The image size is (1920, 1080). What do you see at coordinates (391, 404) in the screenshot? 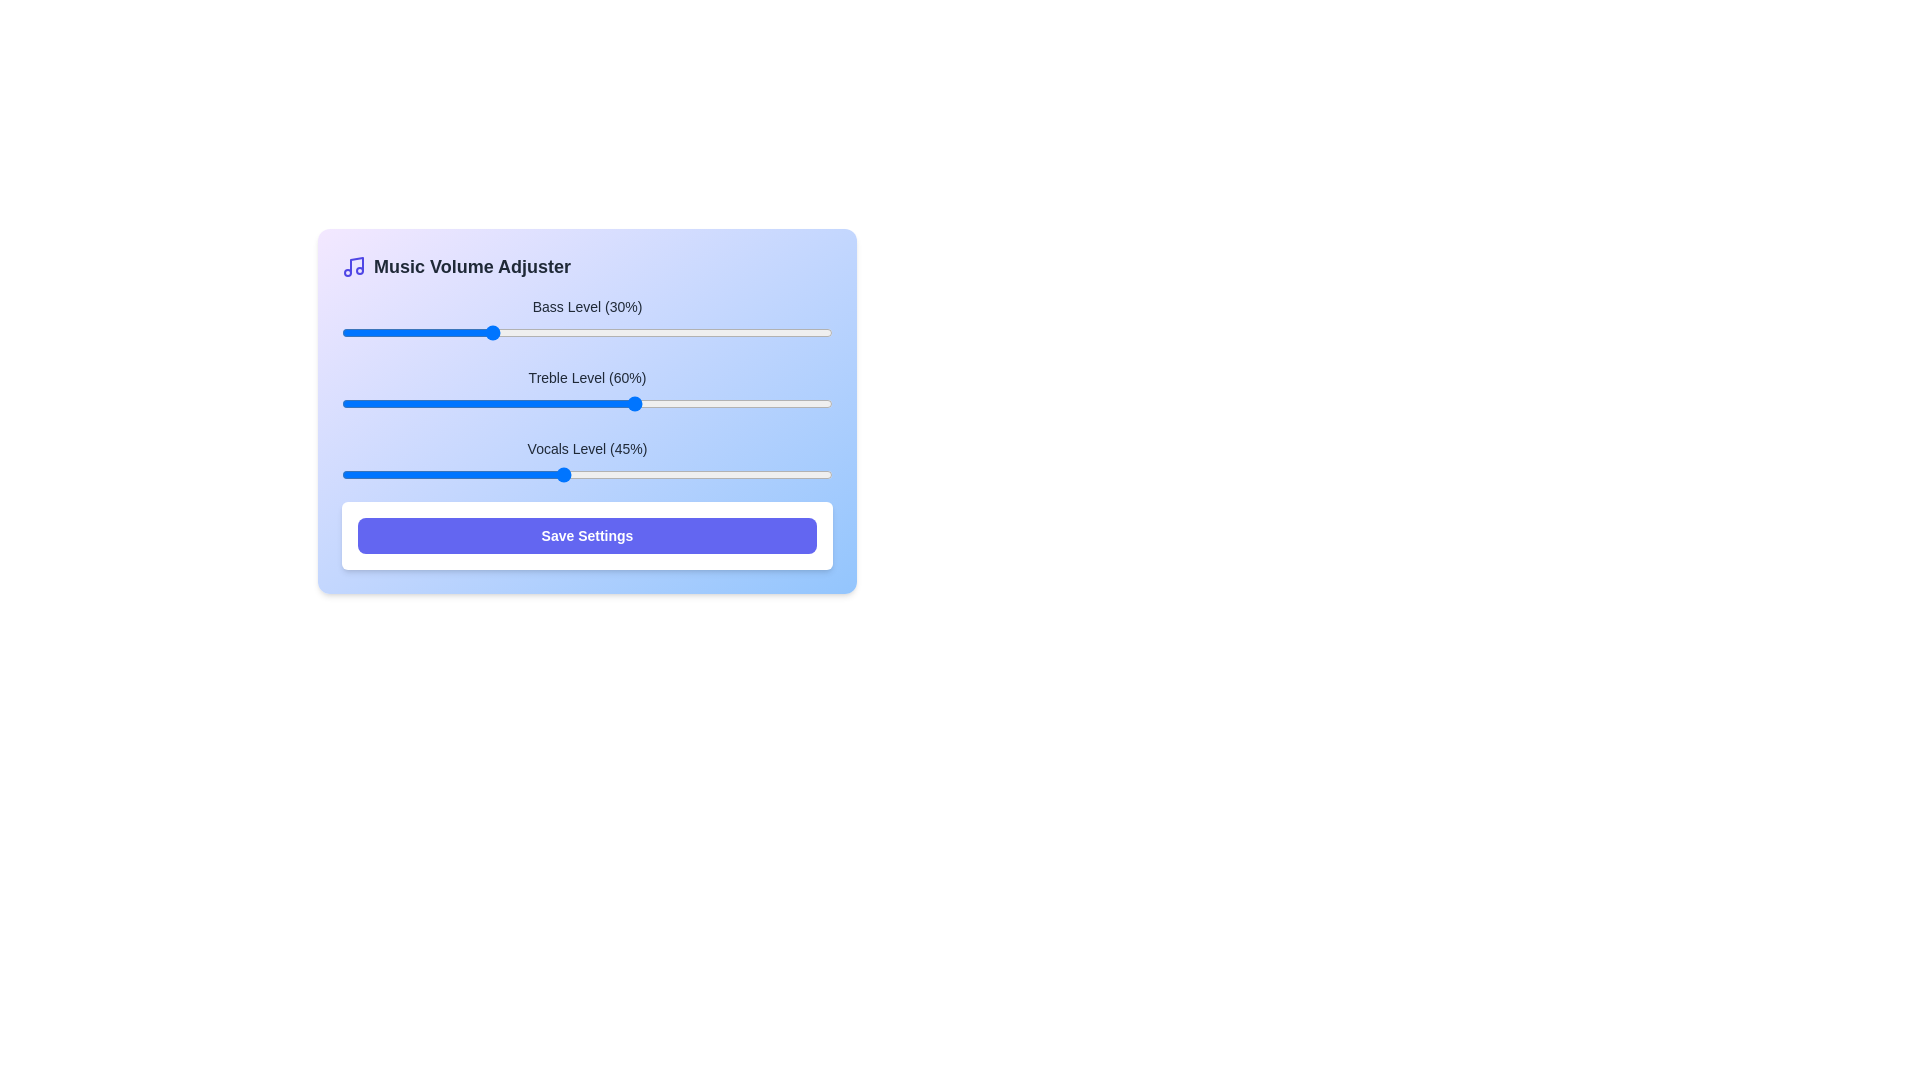
I see `the treble level` at bounding box center [391, 404].